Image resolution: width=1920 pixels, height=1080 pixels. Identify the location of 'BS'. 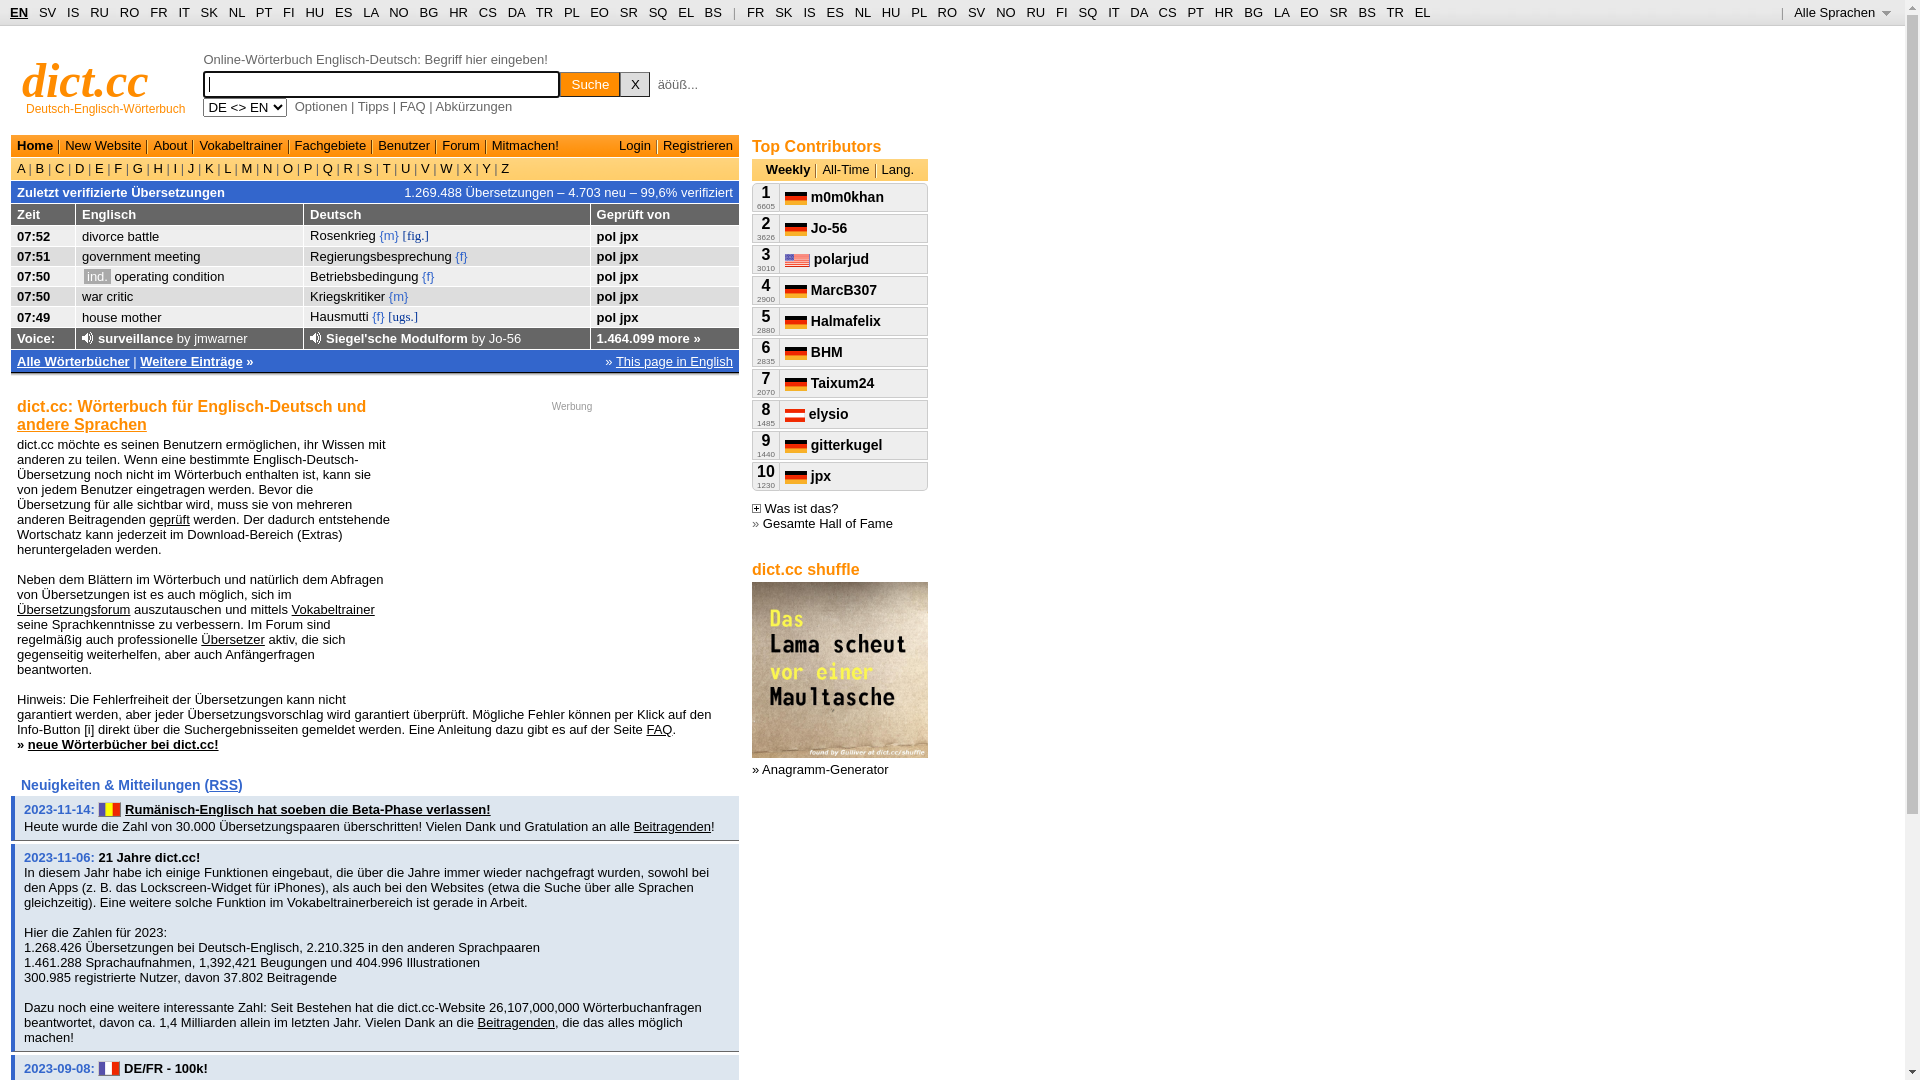
(1365, 12).